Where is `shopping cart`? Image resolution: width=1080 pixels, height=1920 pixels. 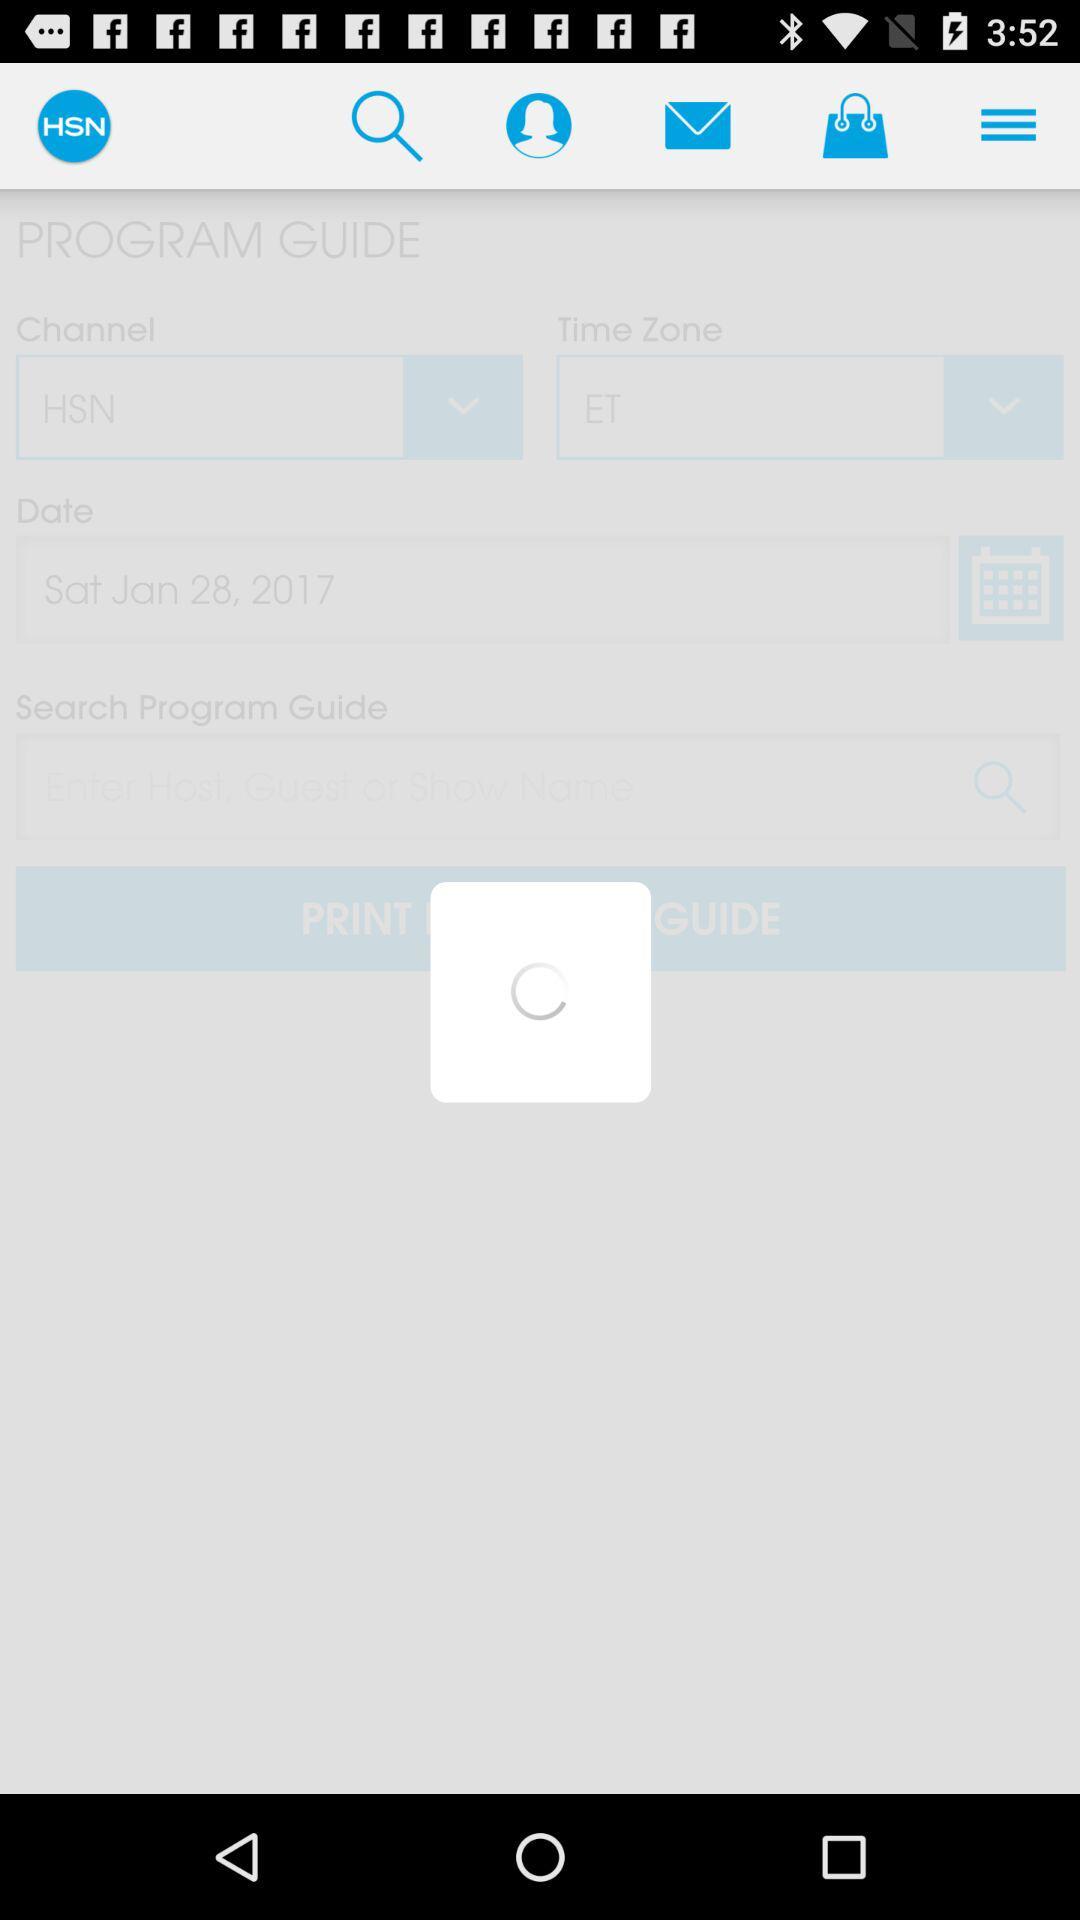
shopping cart is located at coordinates (855, 124).